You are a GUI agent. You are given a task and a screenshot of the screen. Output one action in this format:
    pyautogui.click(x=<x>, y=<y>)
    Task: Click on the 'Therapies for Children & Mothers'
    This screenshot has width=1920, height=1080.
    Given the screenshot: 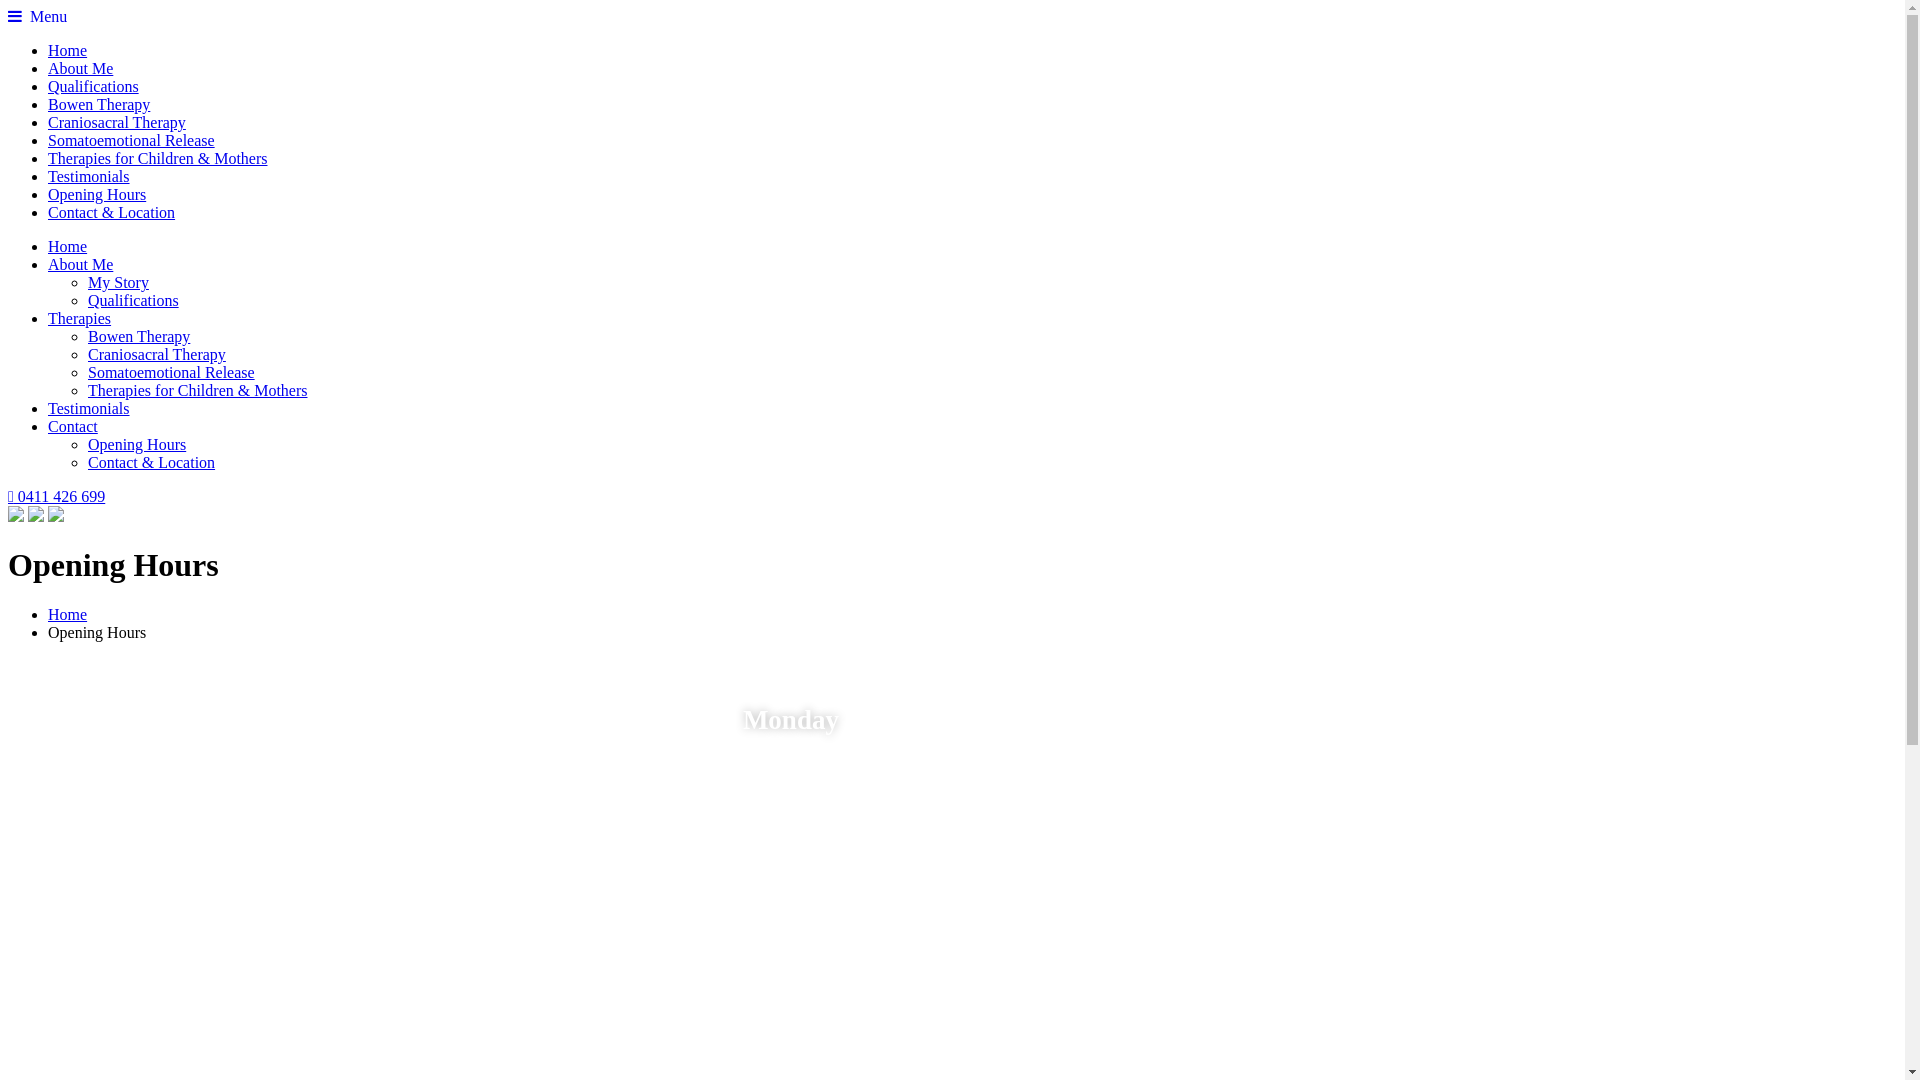 What is the action you would take?
    pyautogui.click(x=197, y=390)
    